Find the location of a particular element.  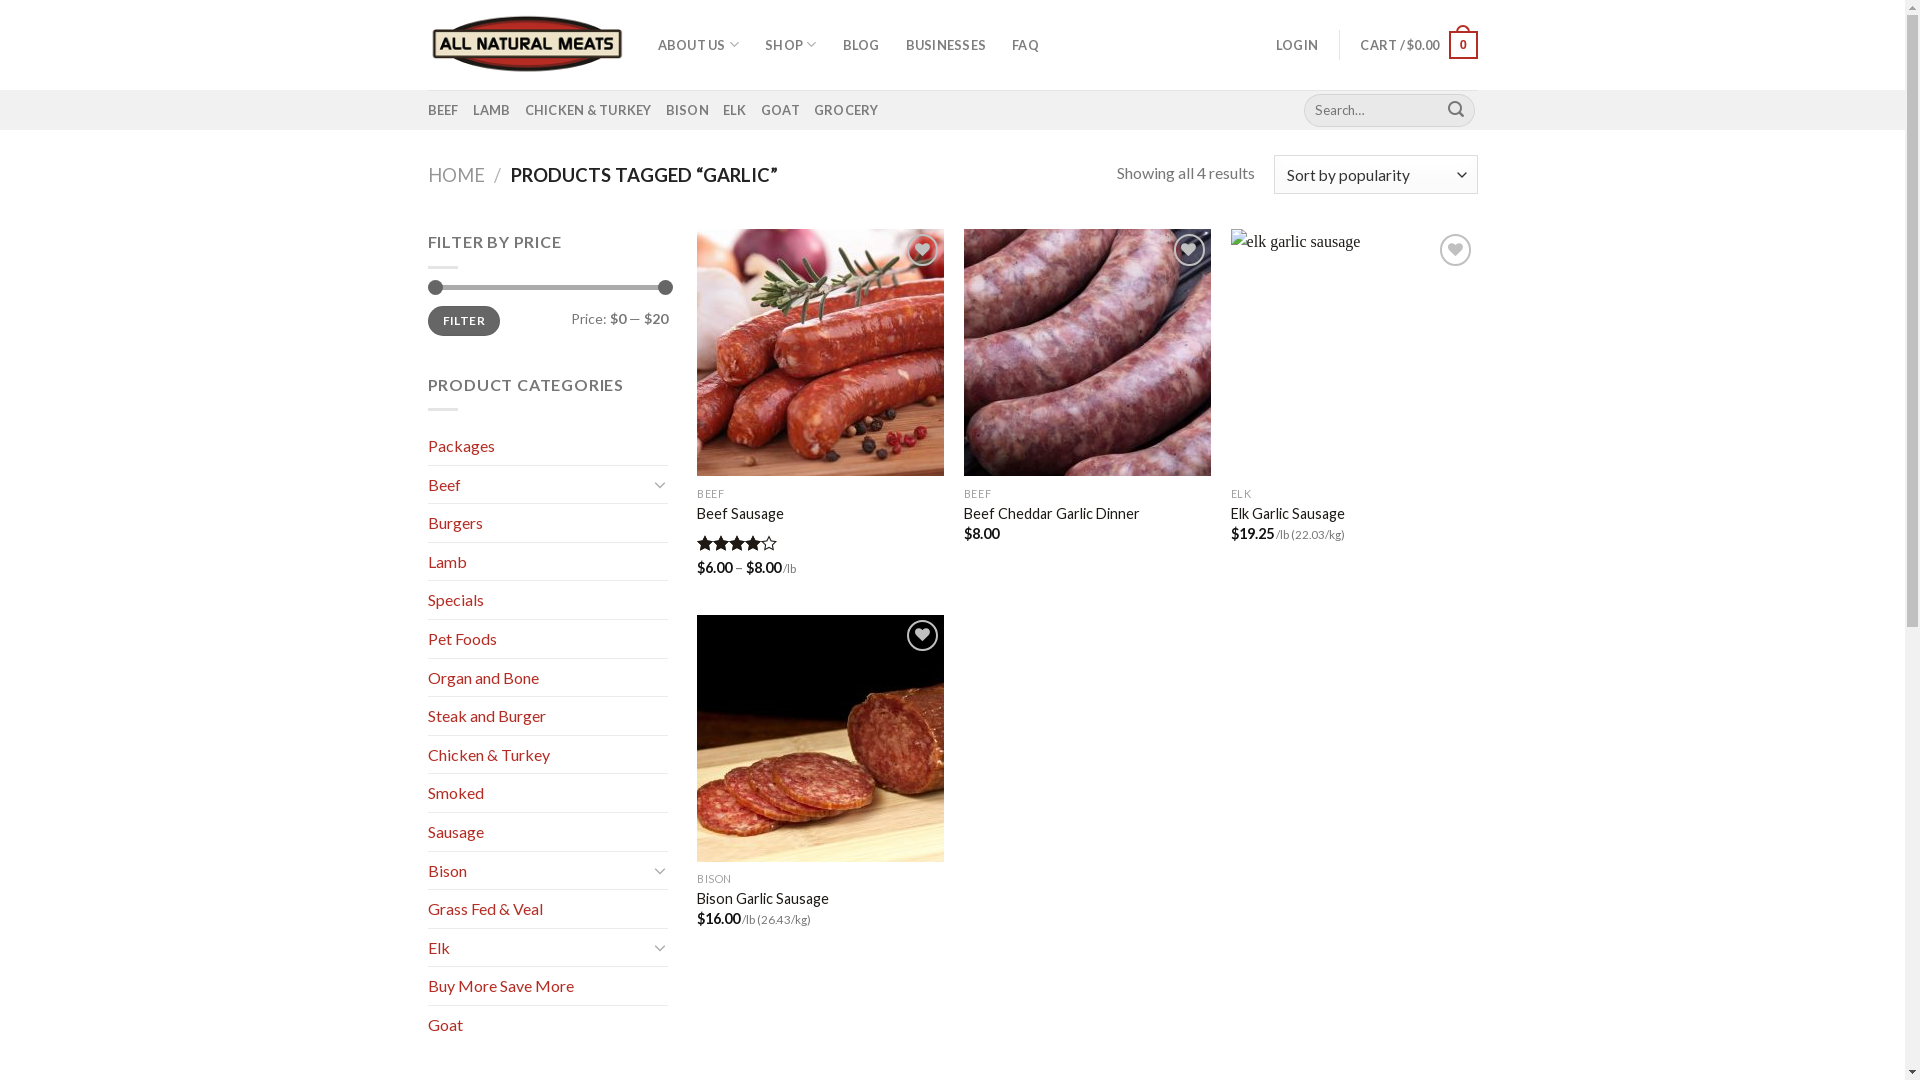

'BLOG' is located at coordinates (860, 45).